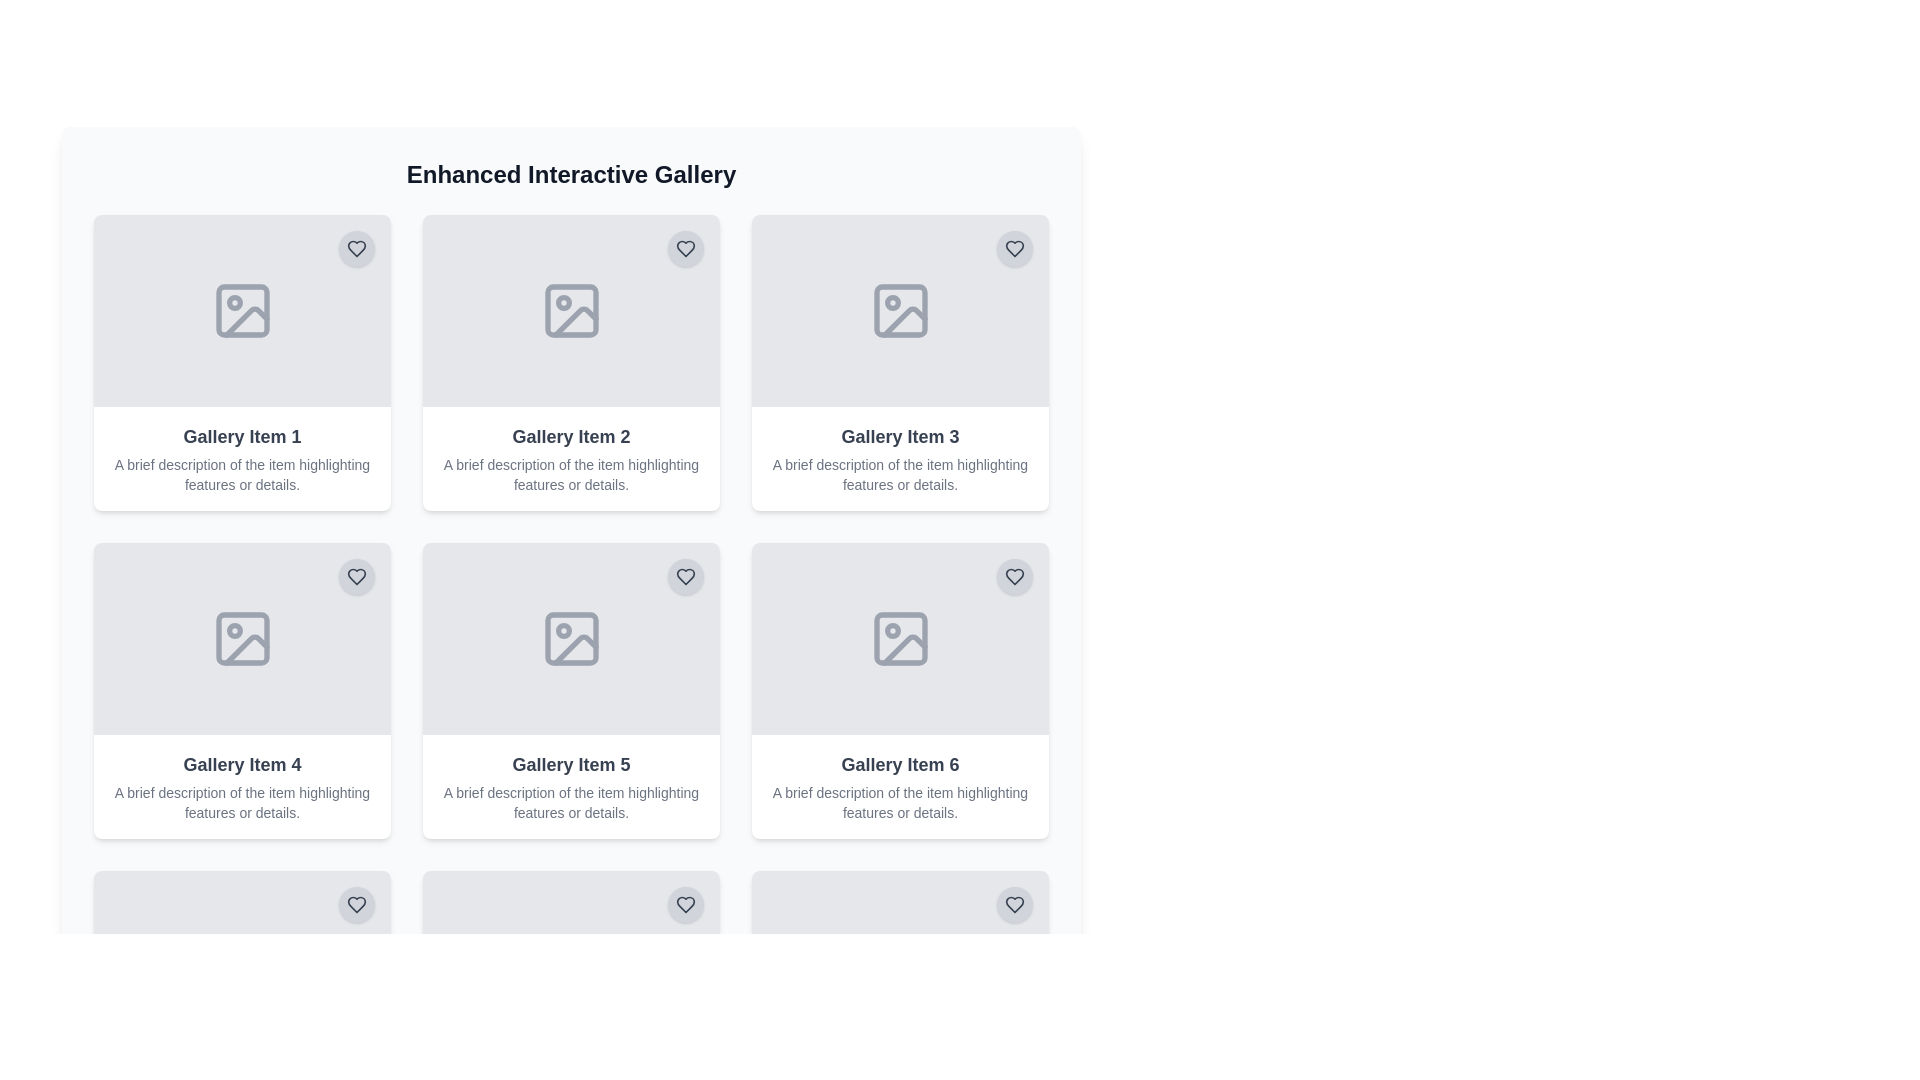 The height and width of the screenshot is (1080, 1920). Describe the element at coordinates (356, 248) in the screenshot. I see `the heart-shaped icon in the top-right corner of the panel for 'Gallery Item 1', which indicates liking or favoriting the item` at that location.